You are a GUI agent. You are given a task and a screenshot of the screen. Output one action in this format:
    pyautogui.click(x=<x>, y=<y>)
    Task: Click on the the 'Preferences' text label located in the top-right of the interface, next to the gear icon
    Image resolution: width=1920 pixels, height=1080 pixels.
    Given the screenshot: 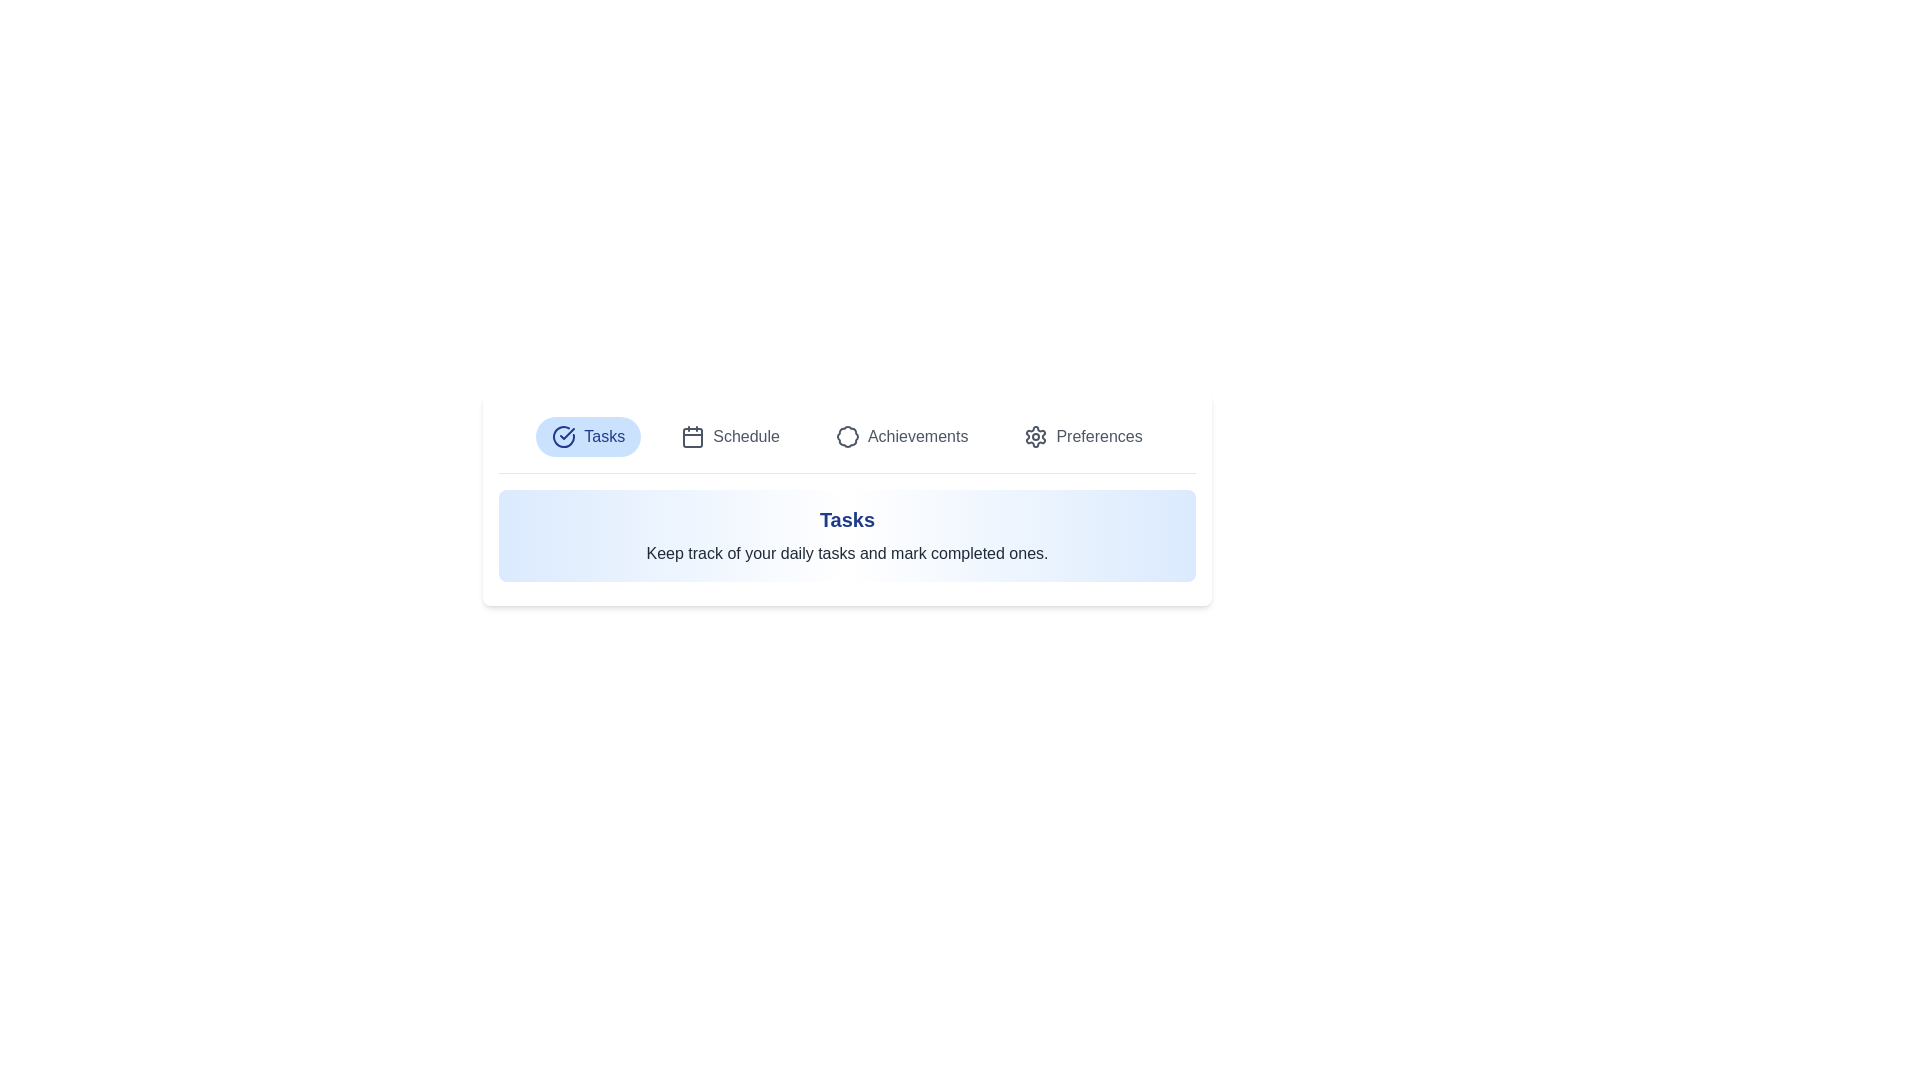 What is the action you would take?
    pyautogui.click(x=1098, y=435)
    